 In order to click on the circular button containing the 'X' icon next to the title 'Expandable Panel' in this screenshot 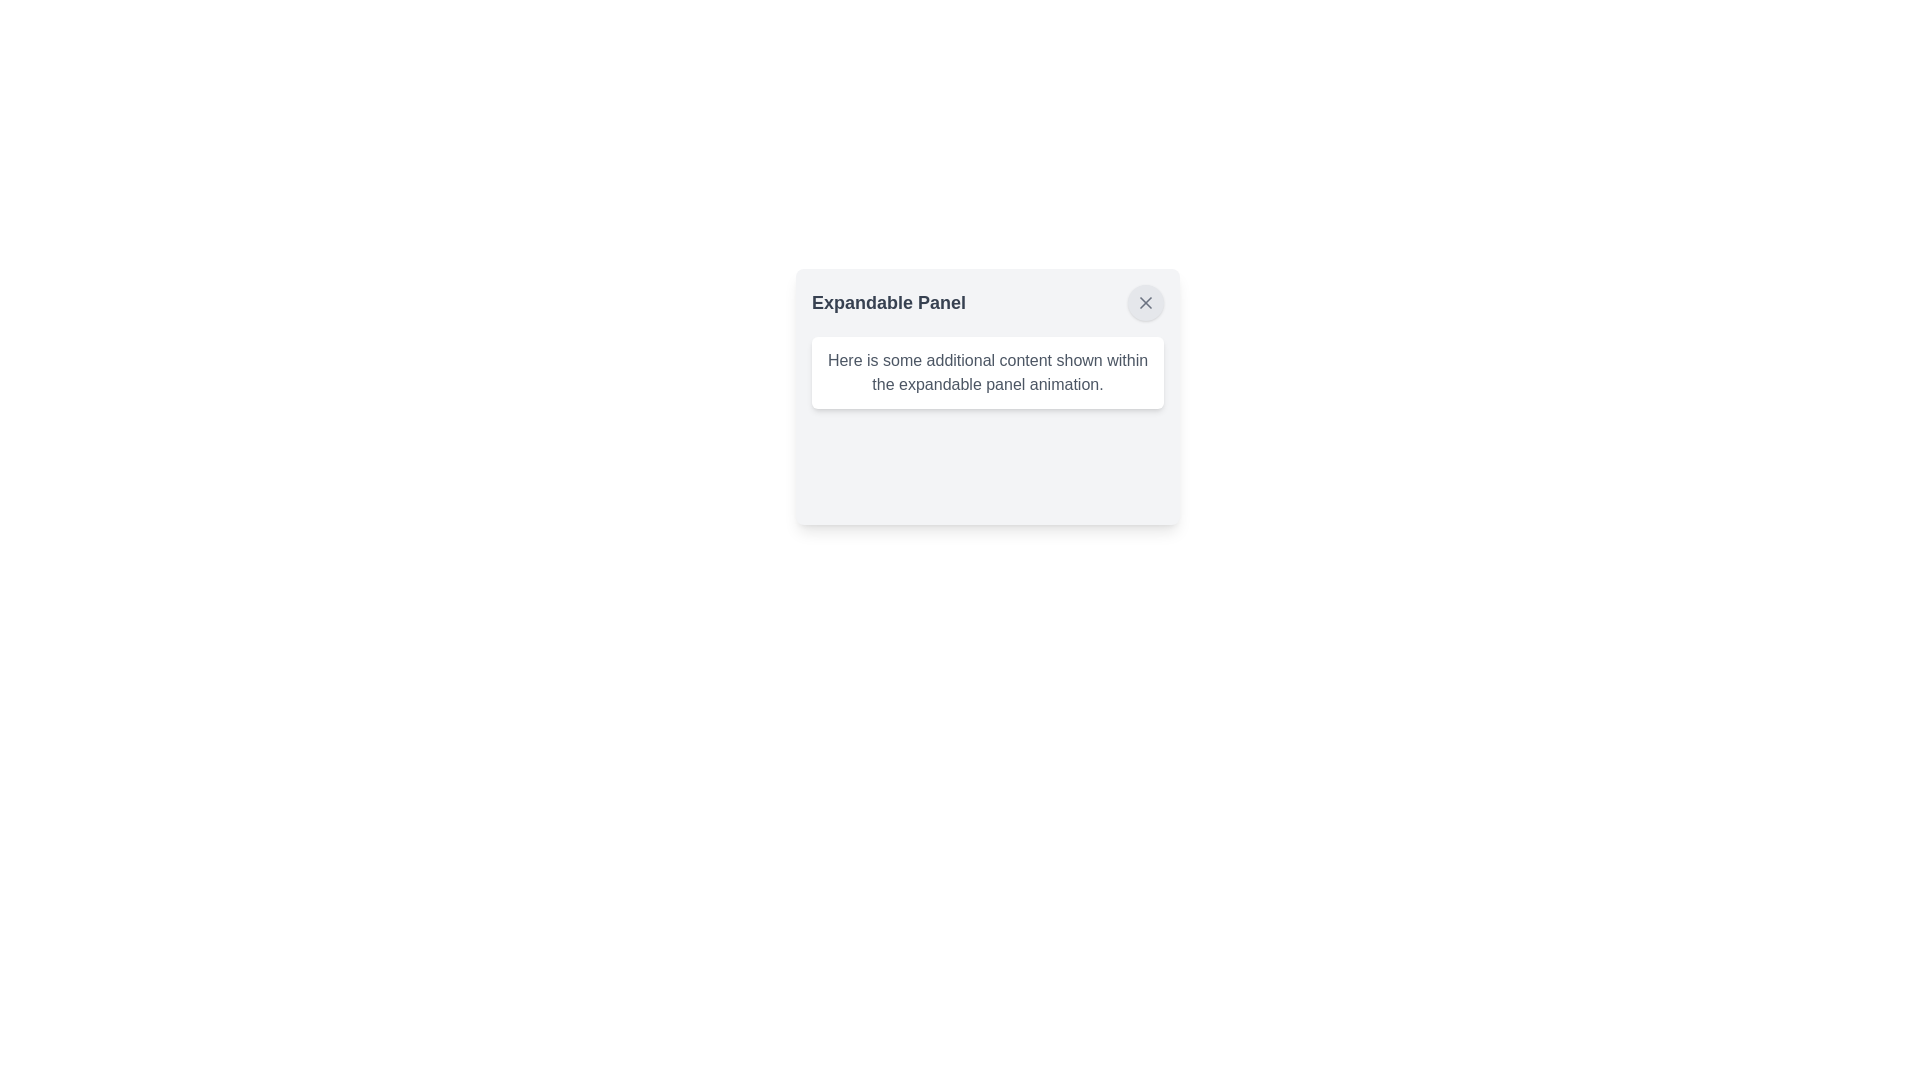, I will do `click(1146, 303)`.